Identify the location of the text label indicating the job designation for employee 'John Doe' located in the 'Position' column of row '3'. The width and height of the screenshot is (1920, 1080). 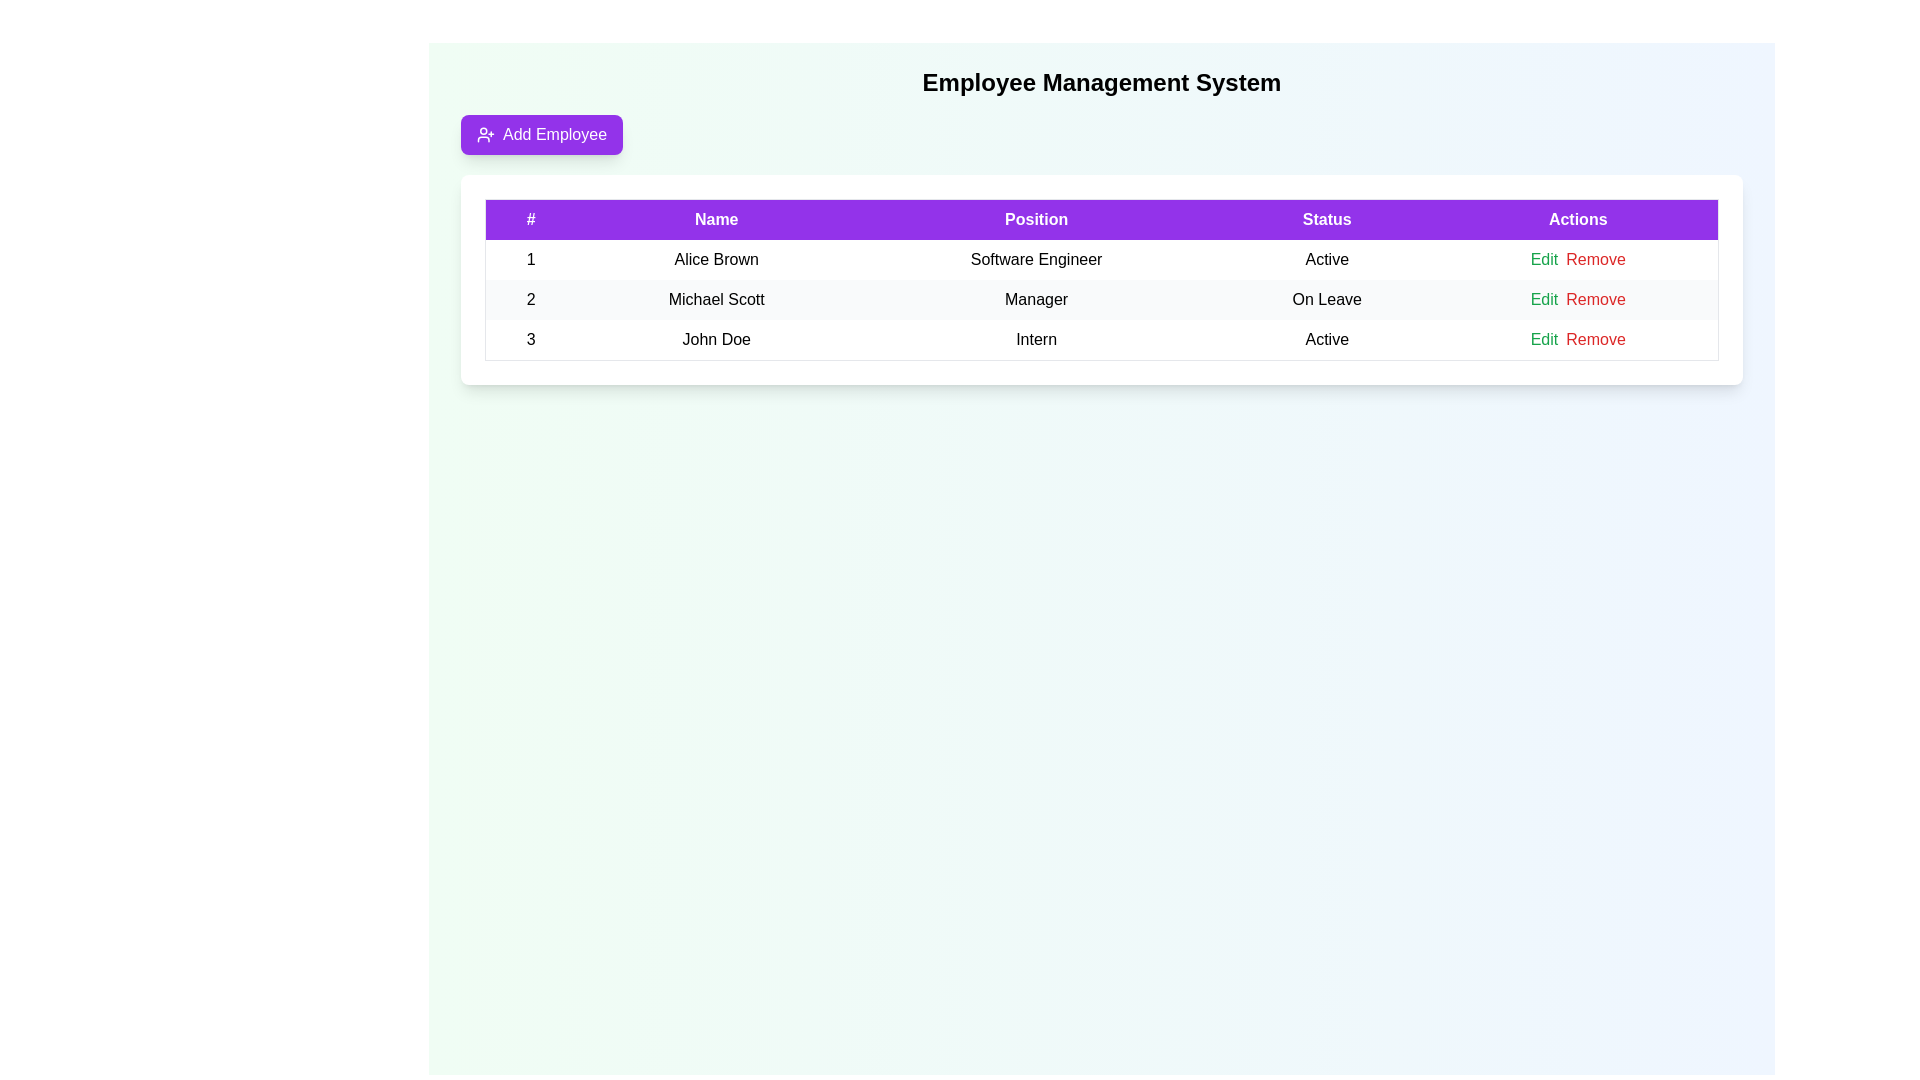
(1036, 339).